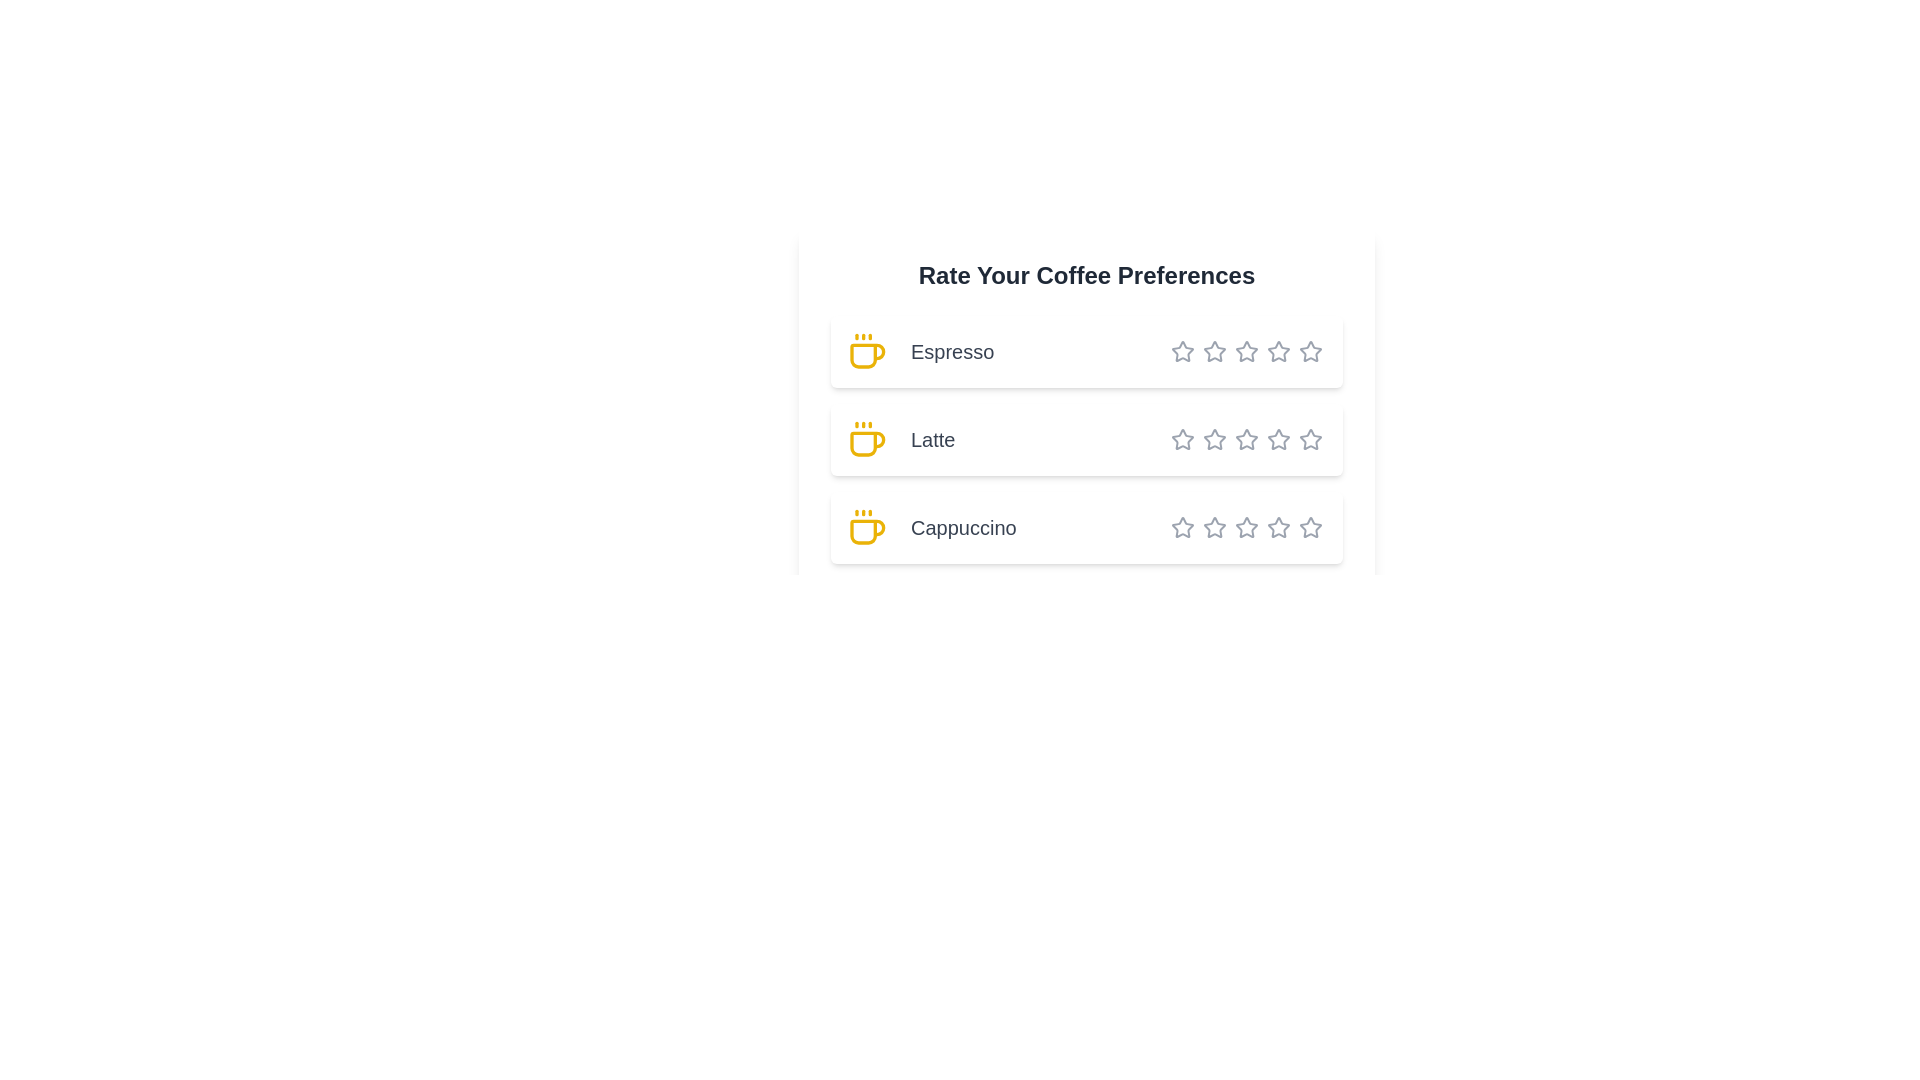  I want to click on the star corresponding to 1 stars for the coffee type Latte, so click(1182, 438).